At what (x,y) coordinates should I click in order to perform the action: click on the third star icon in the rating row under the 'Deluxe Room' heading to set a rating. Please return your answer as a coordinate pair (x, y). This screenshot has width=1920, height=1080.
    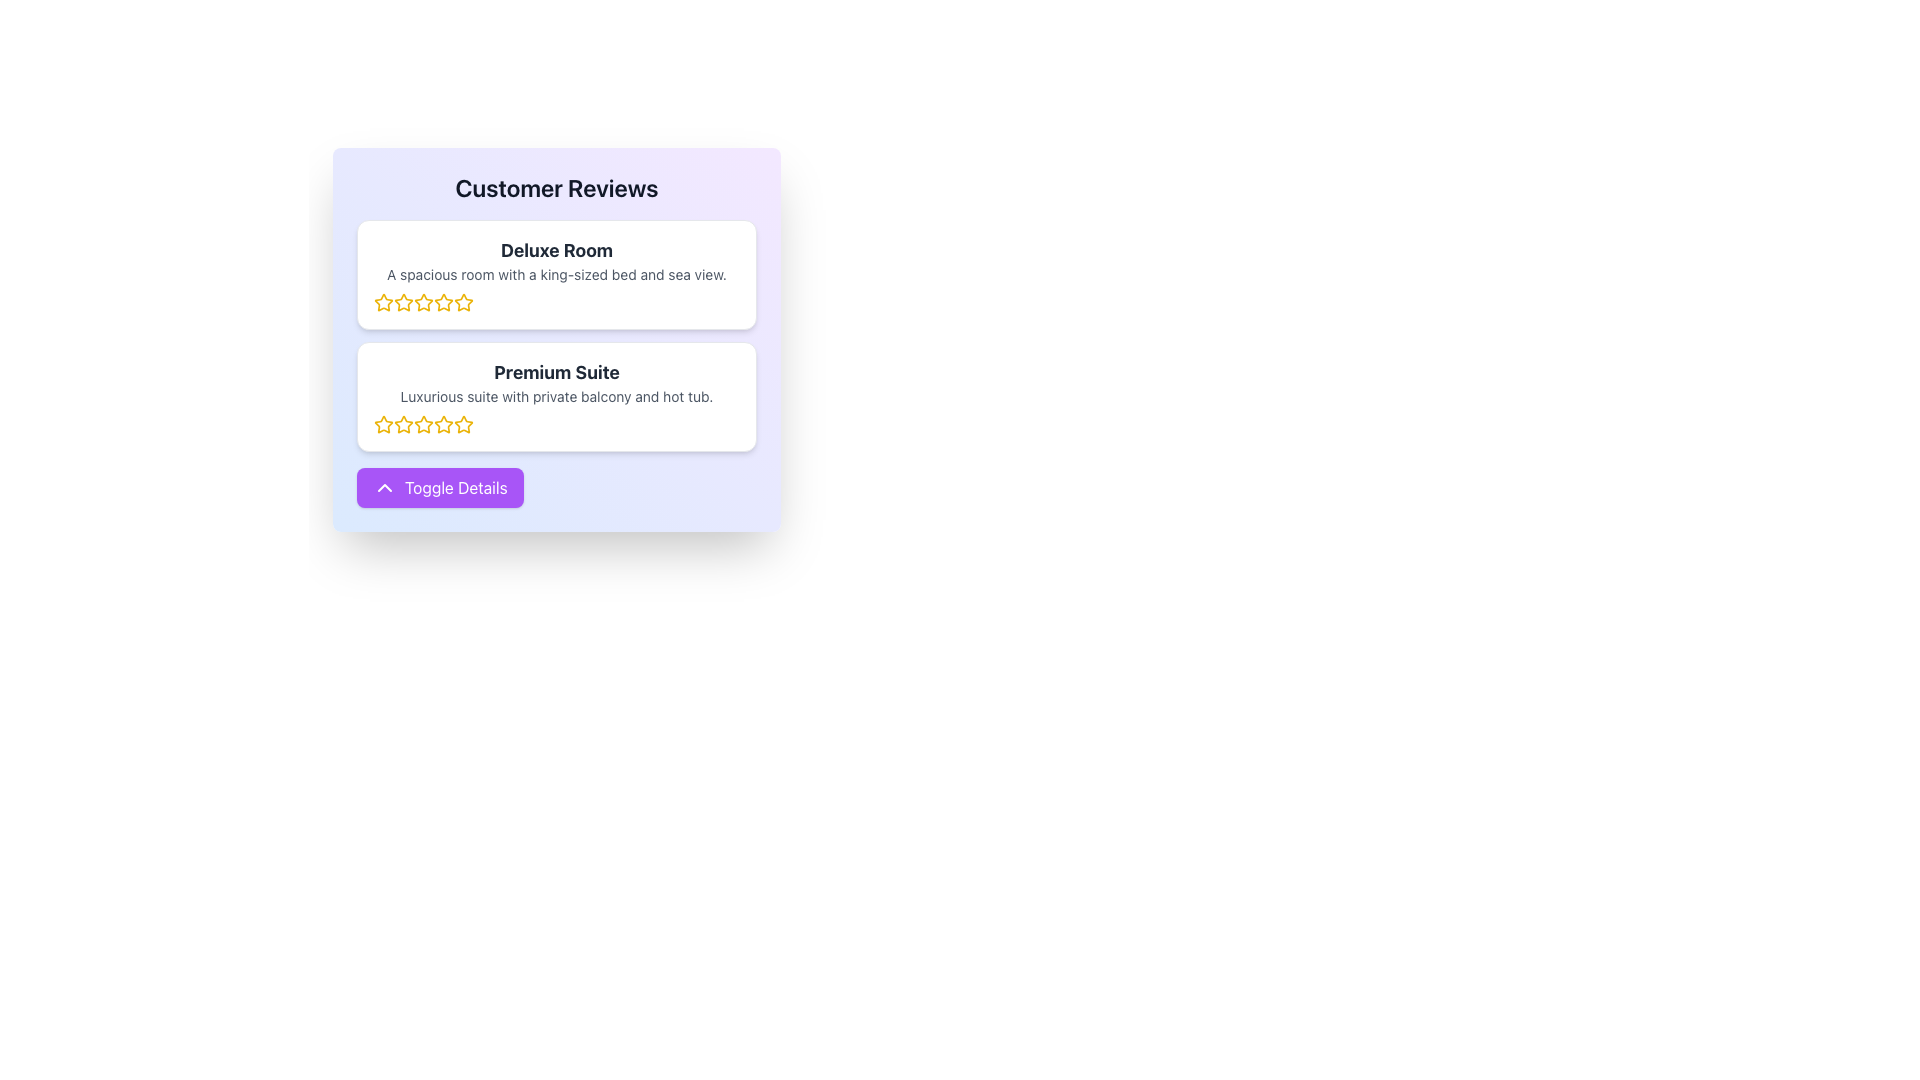
    Looking at the image, I should click on (463, 302).